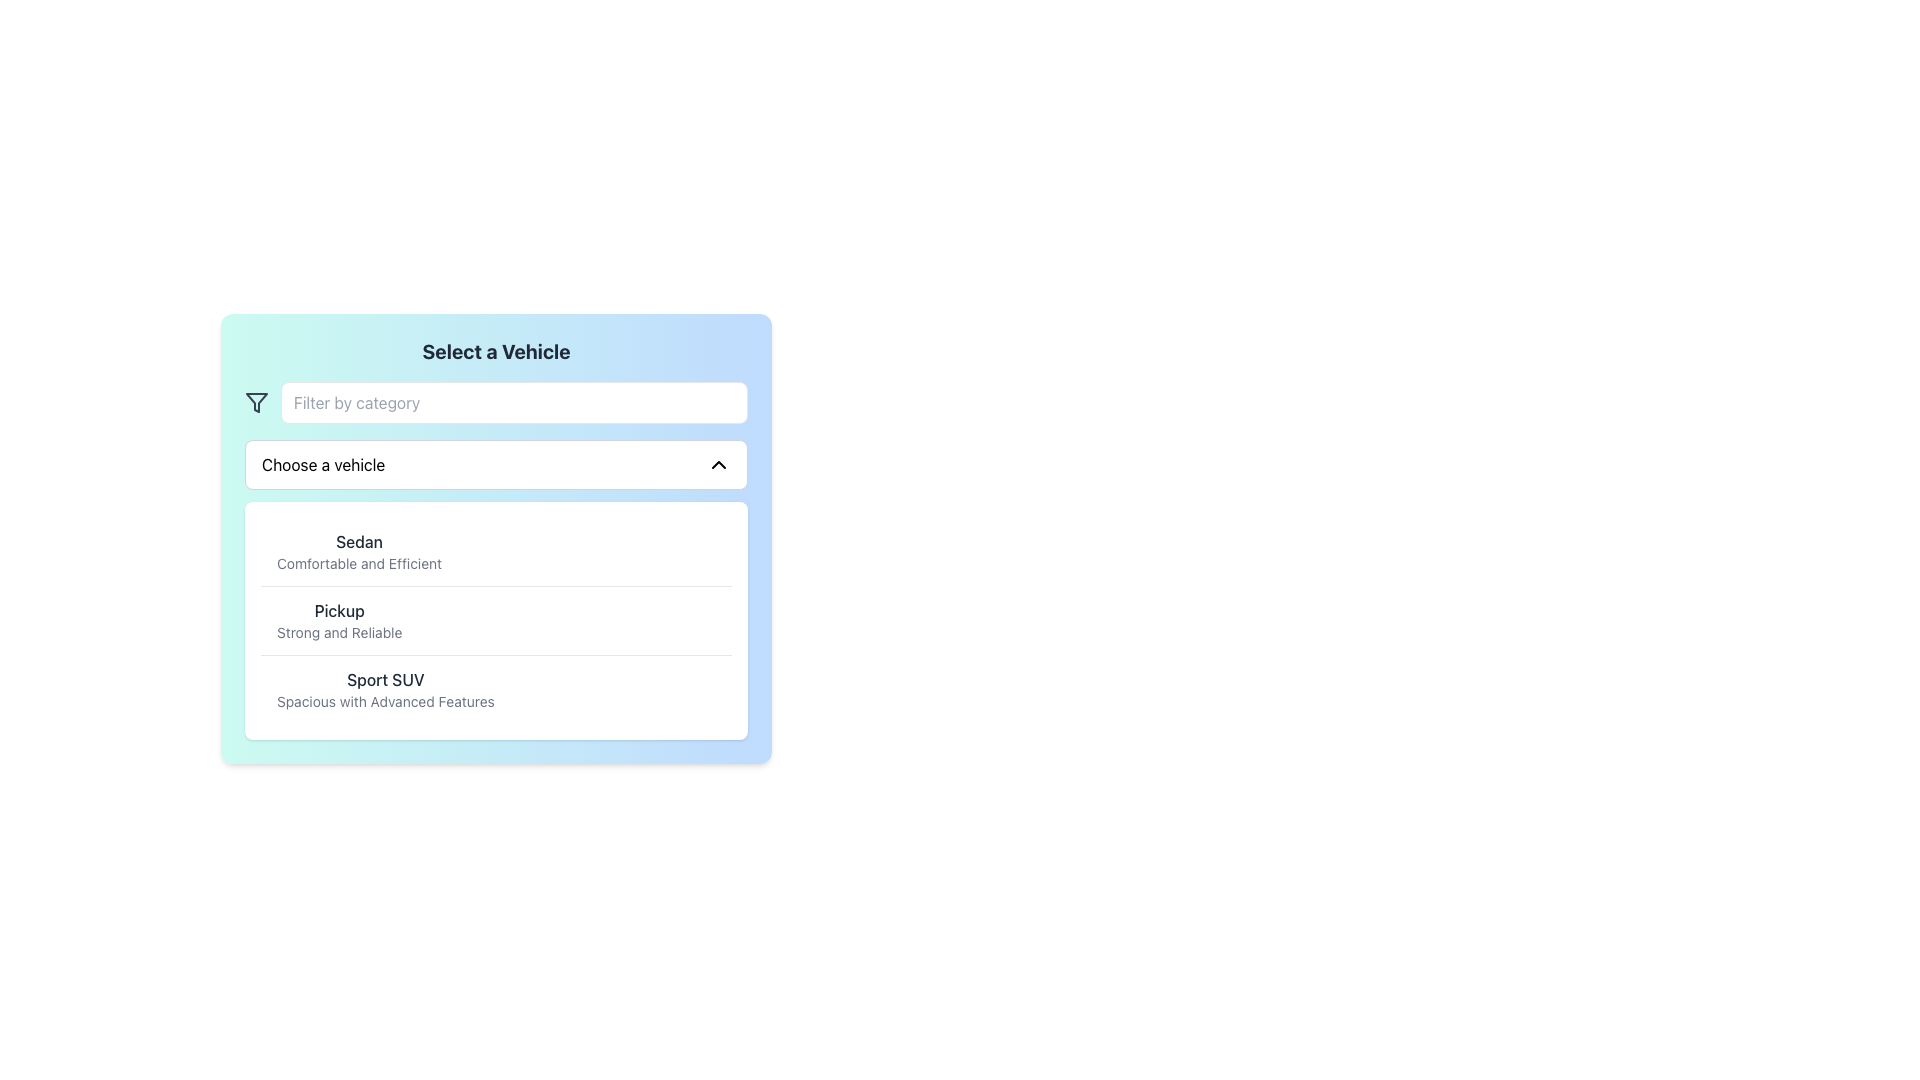 The height and width of the screenshot is (1080, 1920). Describe the element at coordinates (496, 620) in the screenshot. I see `the List item displaying 'Pickup' with the description 'Strong and Reliable'` at that location.